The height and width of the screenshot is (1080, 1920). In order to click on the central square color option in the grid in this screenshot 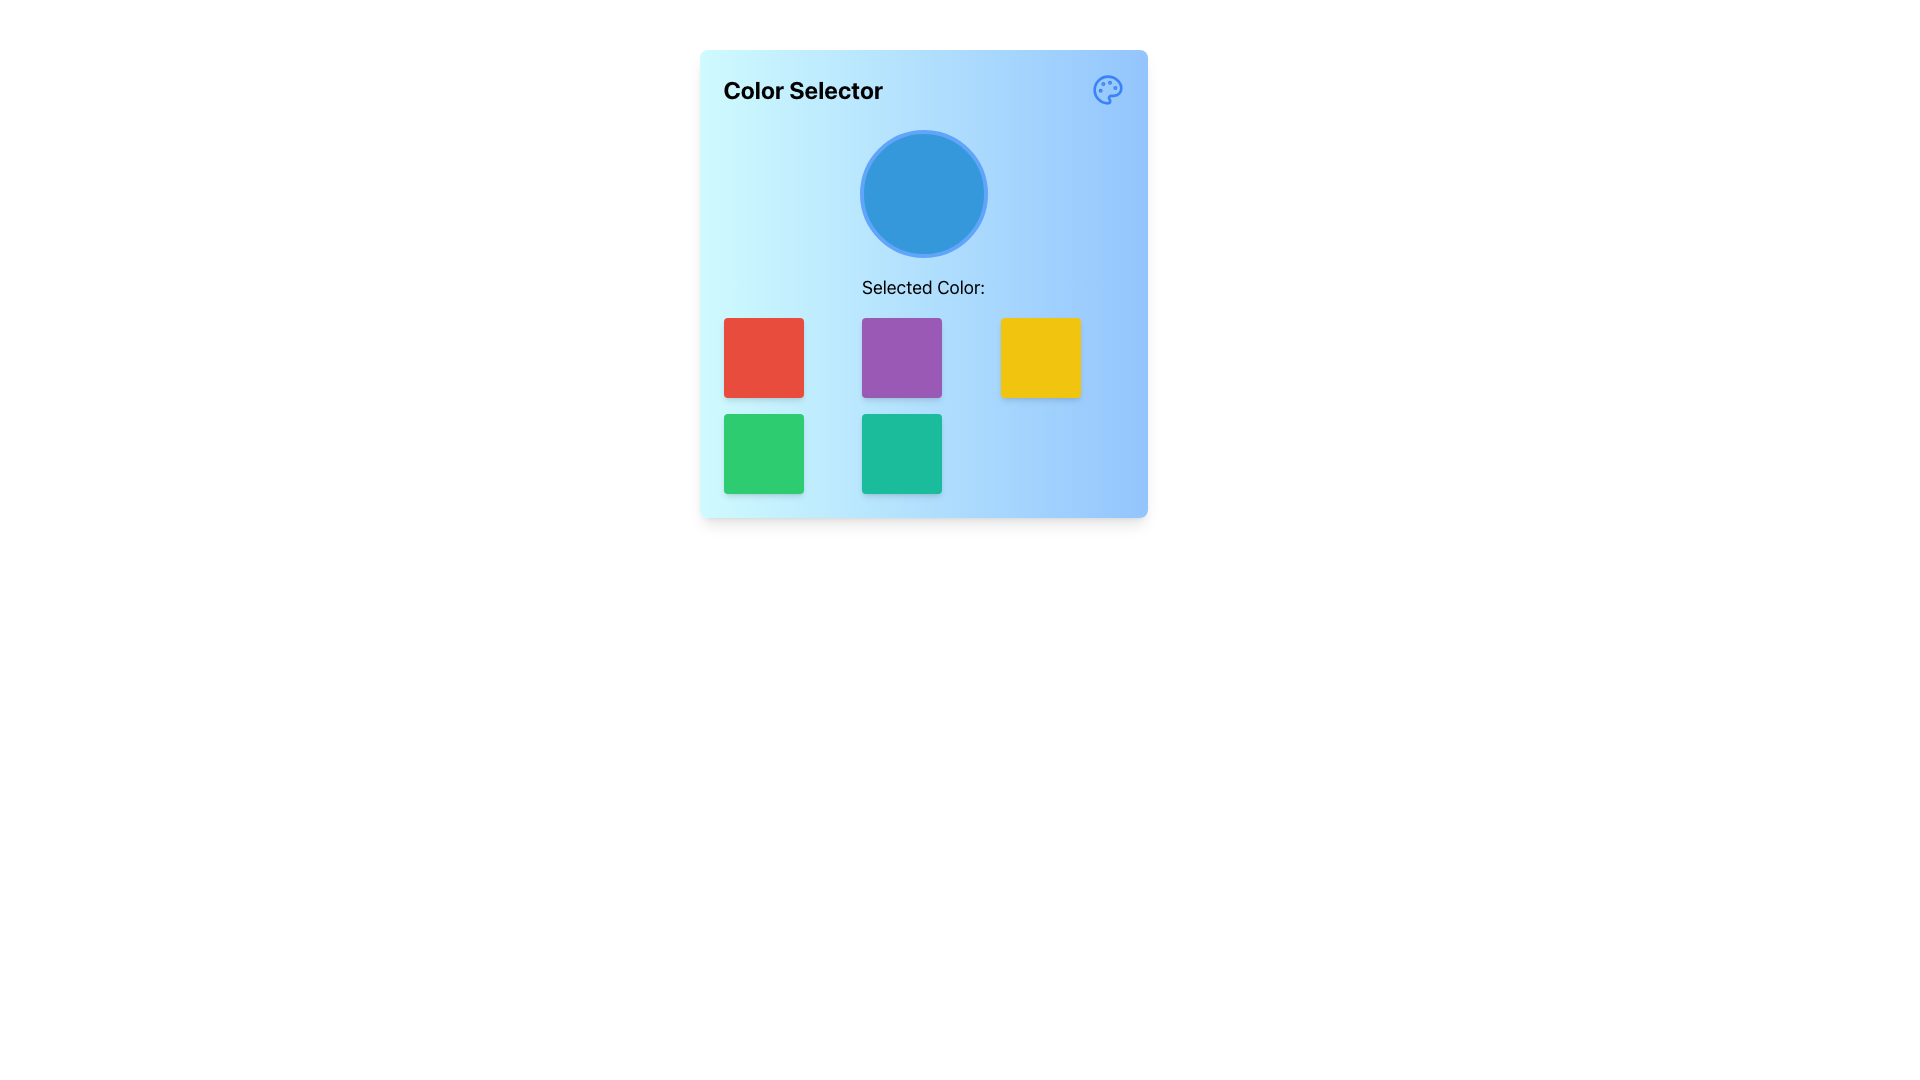, I will do `click(901, 357)`.